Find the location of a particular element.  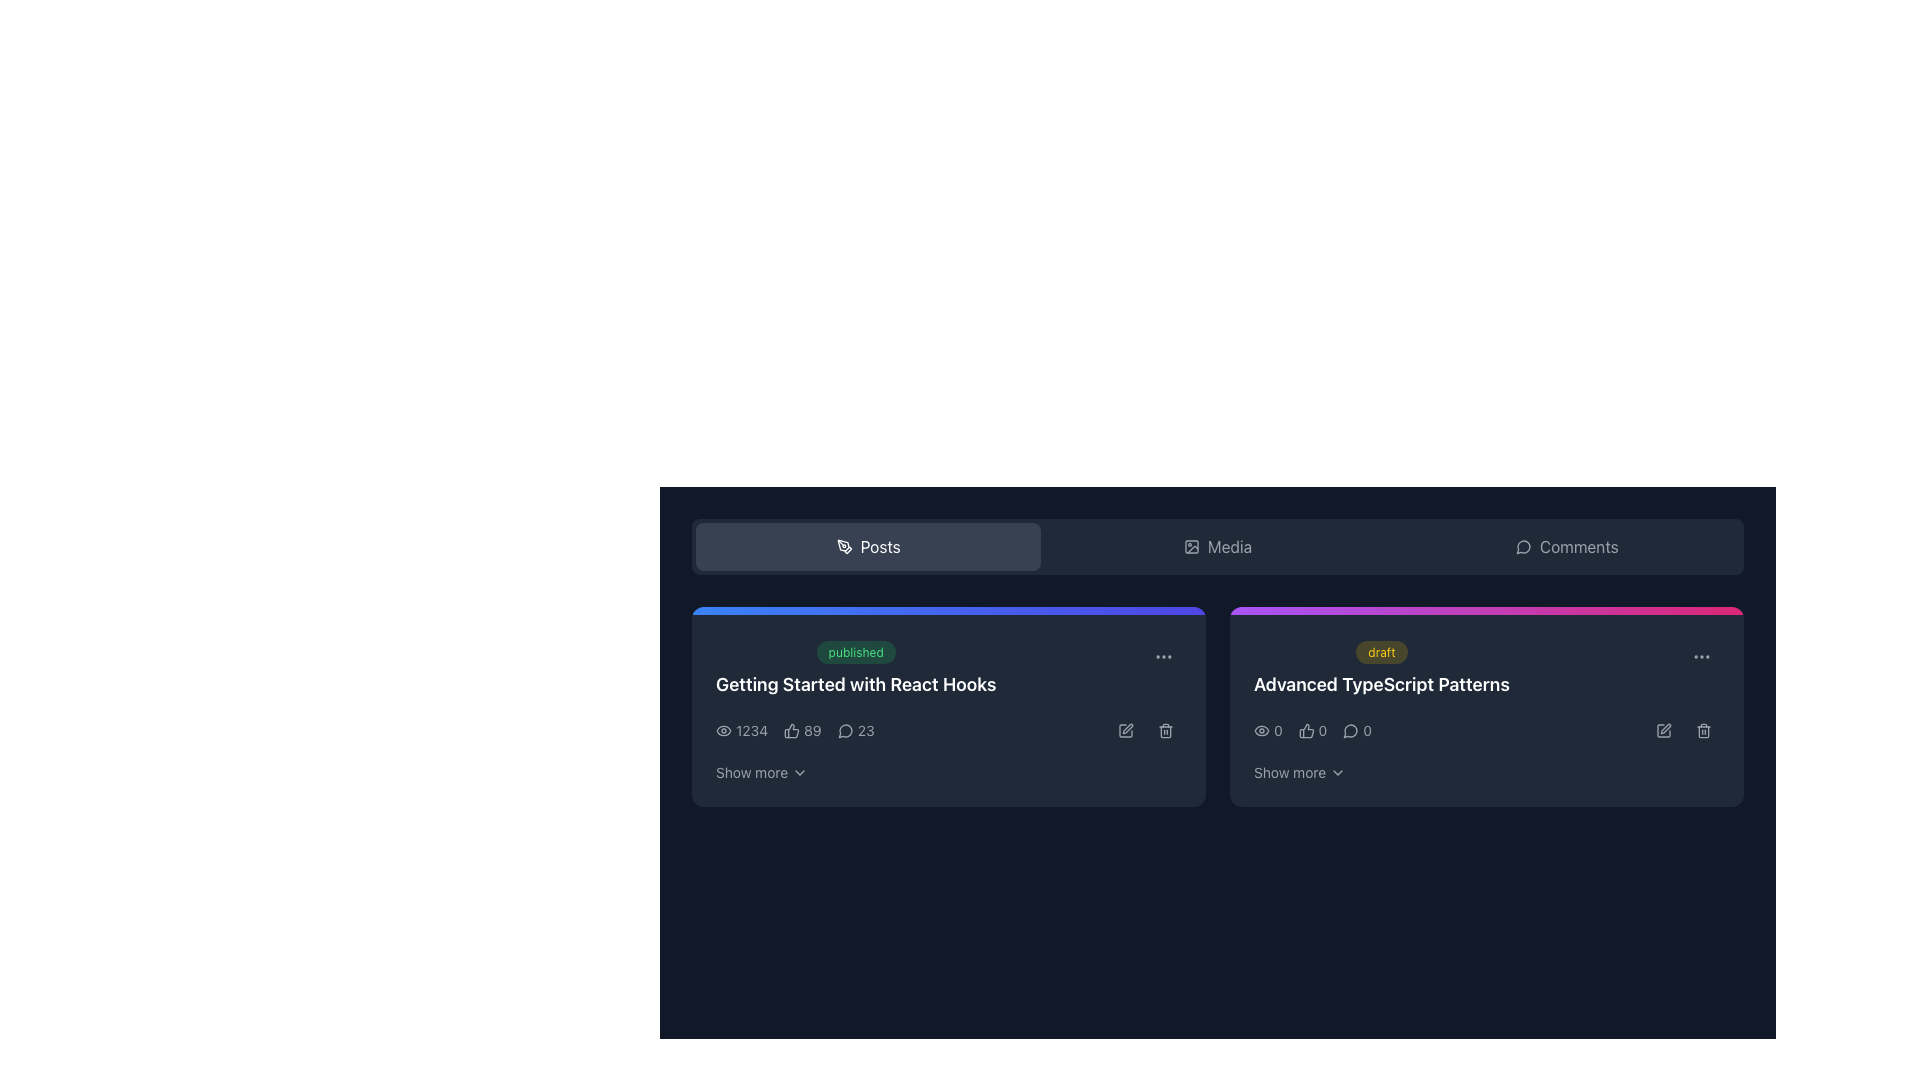

the pen tool icon located to the left of the 'Posts' text label in the navigation bar at the top of the interface is located at coordinates (844, 547).